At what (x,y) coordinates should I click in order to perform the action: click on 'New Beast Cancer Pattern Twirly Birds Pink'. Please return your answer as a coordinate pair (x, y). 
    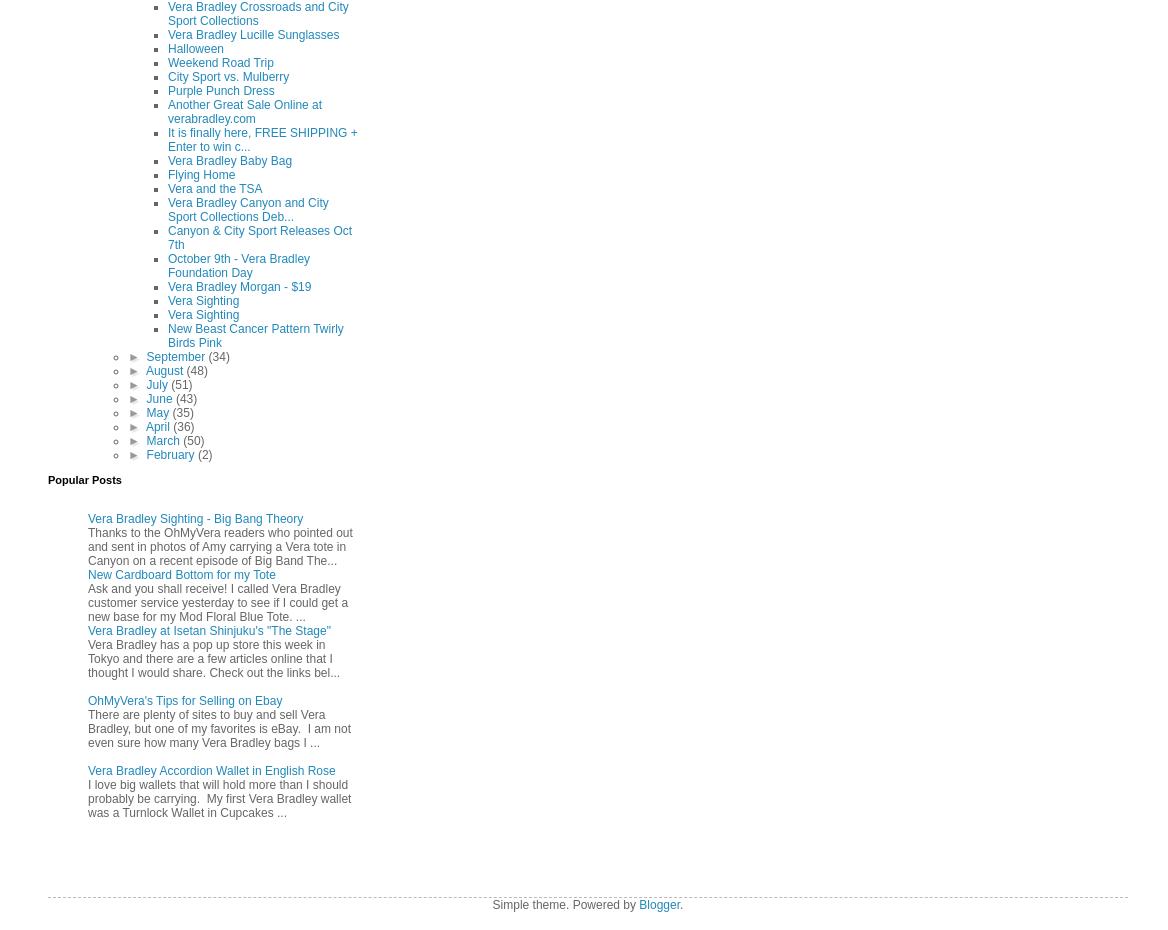
    Looking at the image, I should click on (254, 333).